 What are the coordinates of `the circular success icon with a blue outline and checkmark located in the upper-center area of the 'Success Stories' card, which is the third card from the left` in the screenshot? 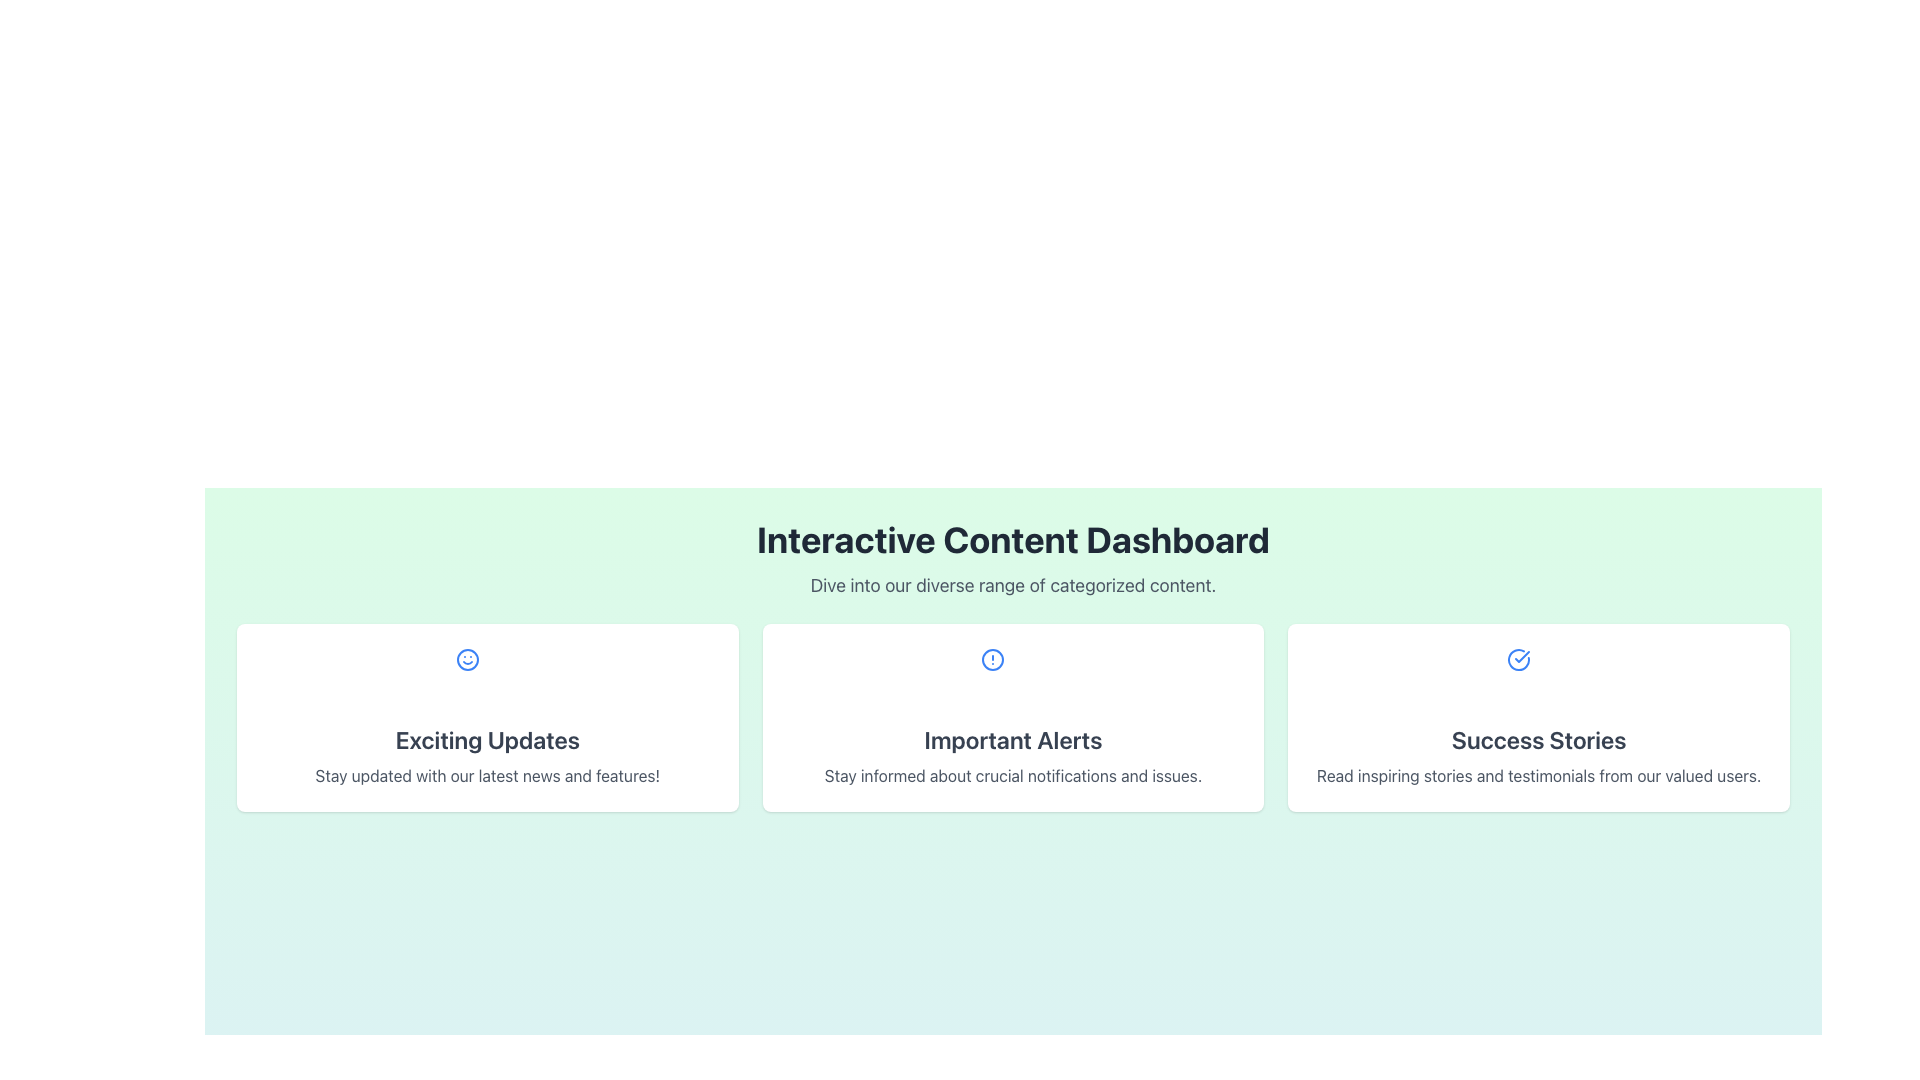 It's located at (1519, 659).